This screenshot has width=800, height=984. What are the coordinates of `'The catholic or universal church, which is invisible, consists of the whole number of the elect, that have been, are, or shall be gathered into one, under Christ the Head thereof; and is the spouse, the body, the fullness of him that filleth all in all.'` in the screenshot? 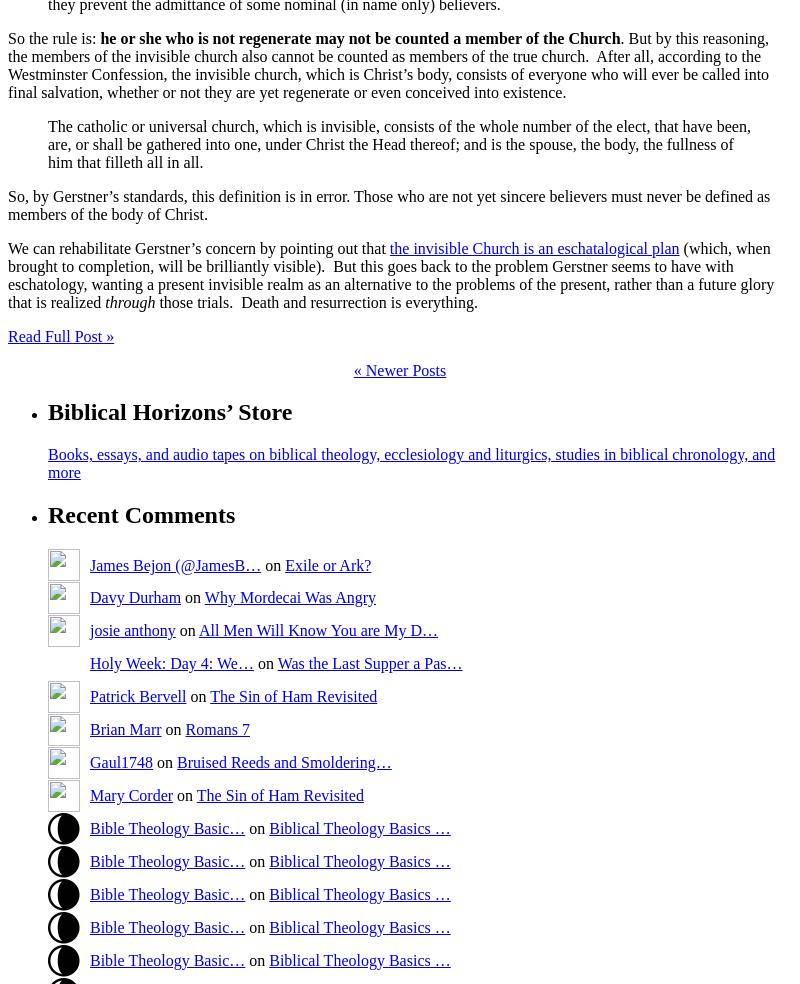 It's located at (398, 143).